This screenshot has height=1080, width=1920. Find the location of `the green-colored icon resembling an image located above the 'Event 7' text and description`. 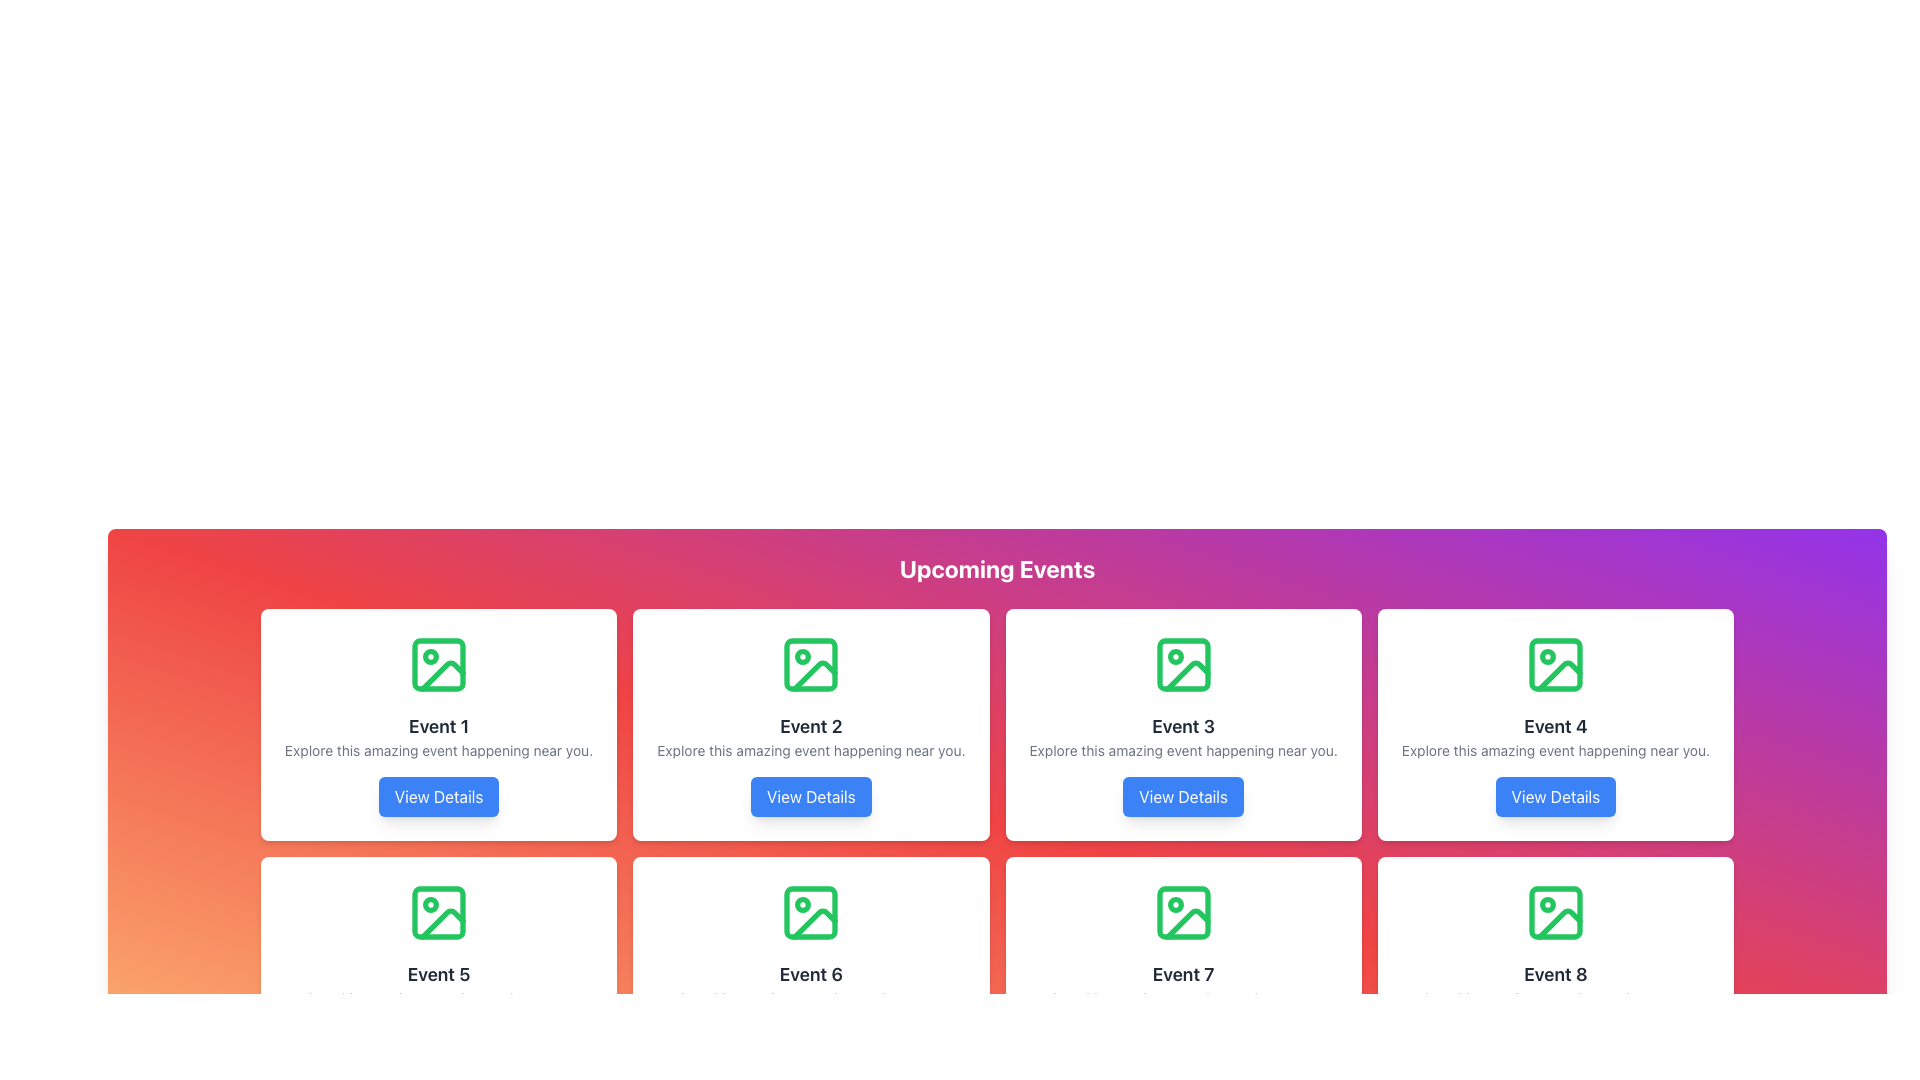

the green-colored icon resembling an image located above the 'Event 7' text and description is located at coordinates (1183, 913).